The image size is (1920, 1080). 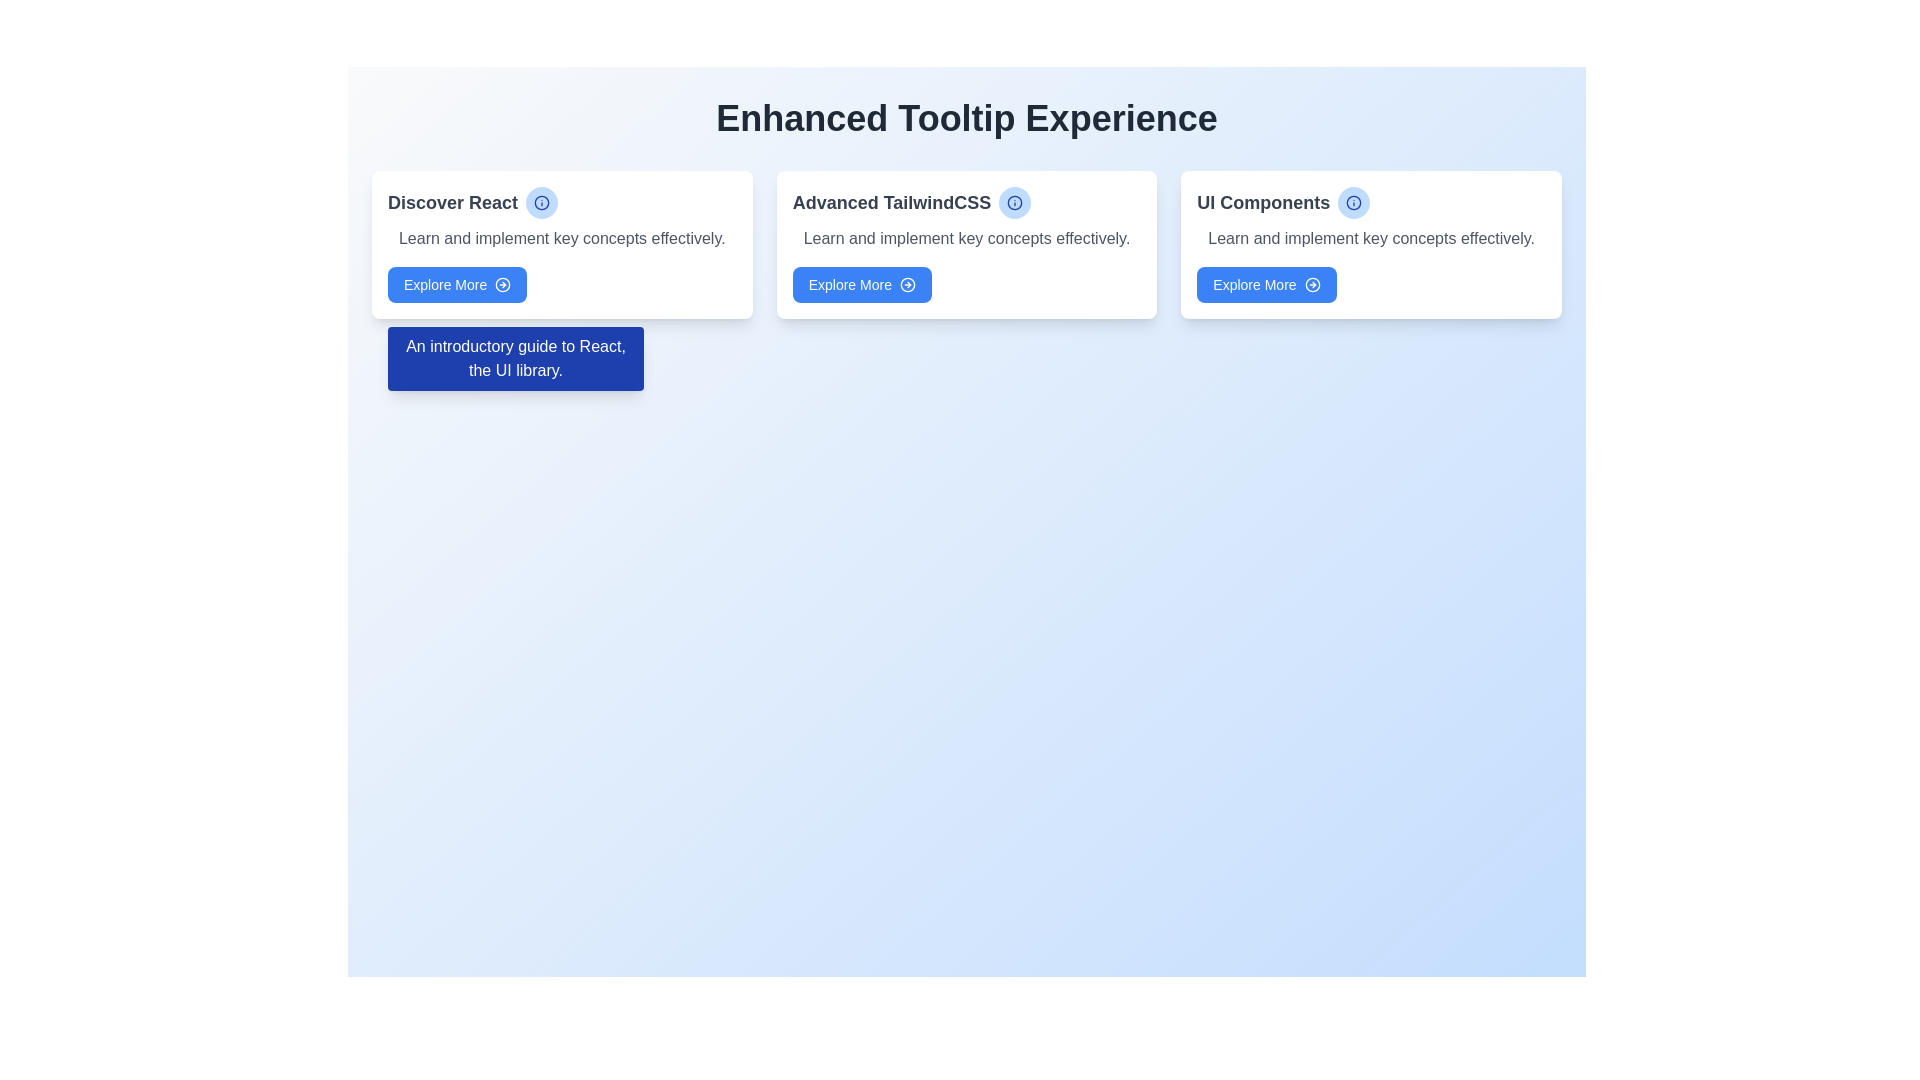 I want to click on descriptive text label located in the center card below the title 'Advanced TailwindCSS' and above the button 'Explore More', so click(x=966, y=238).